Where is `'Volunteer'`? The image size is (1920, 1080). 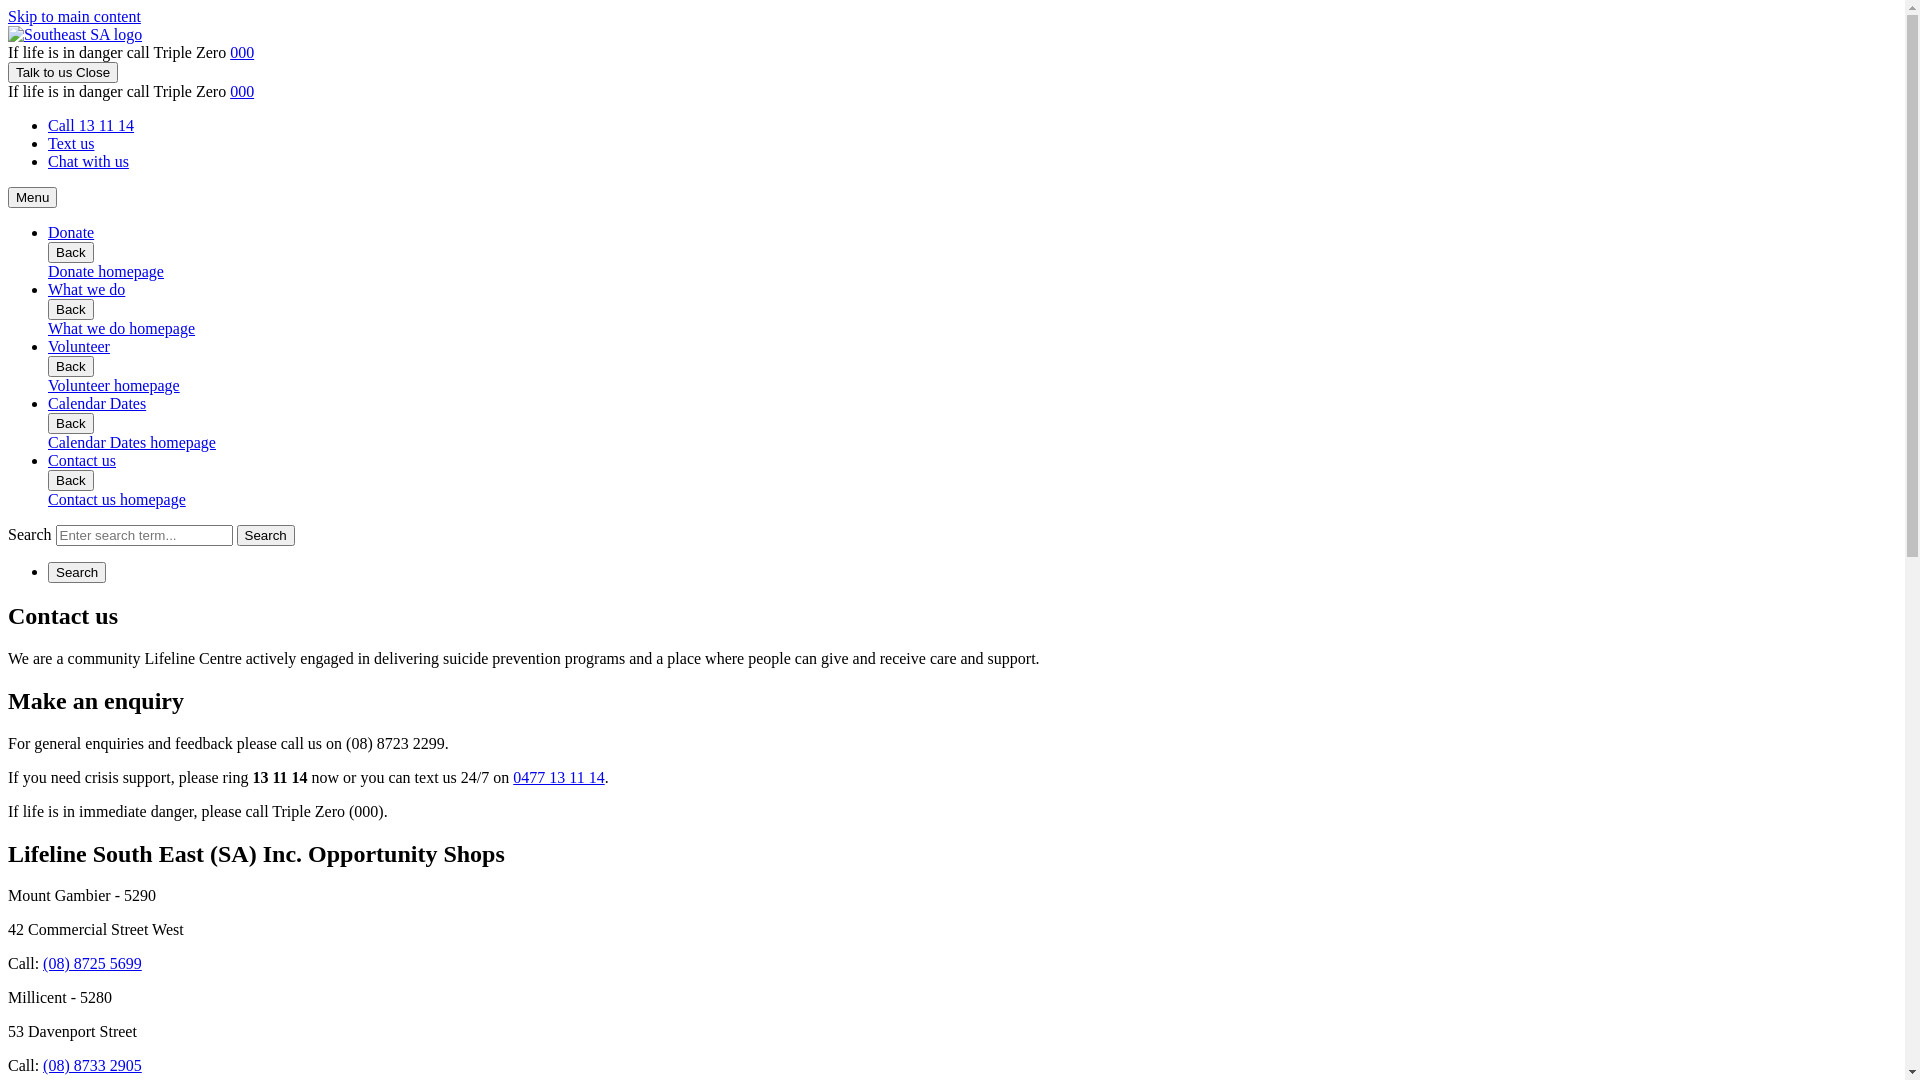 'Volunteer' is located at coordinates (78, 345).